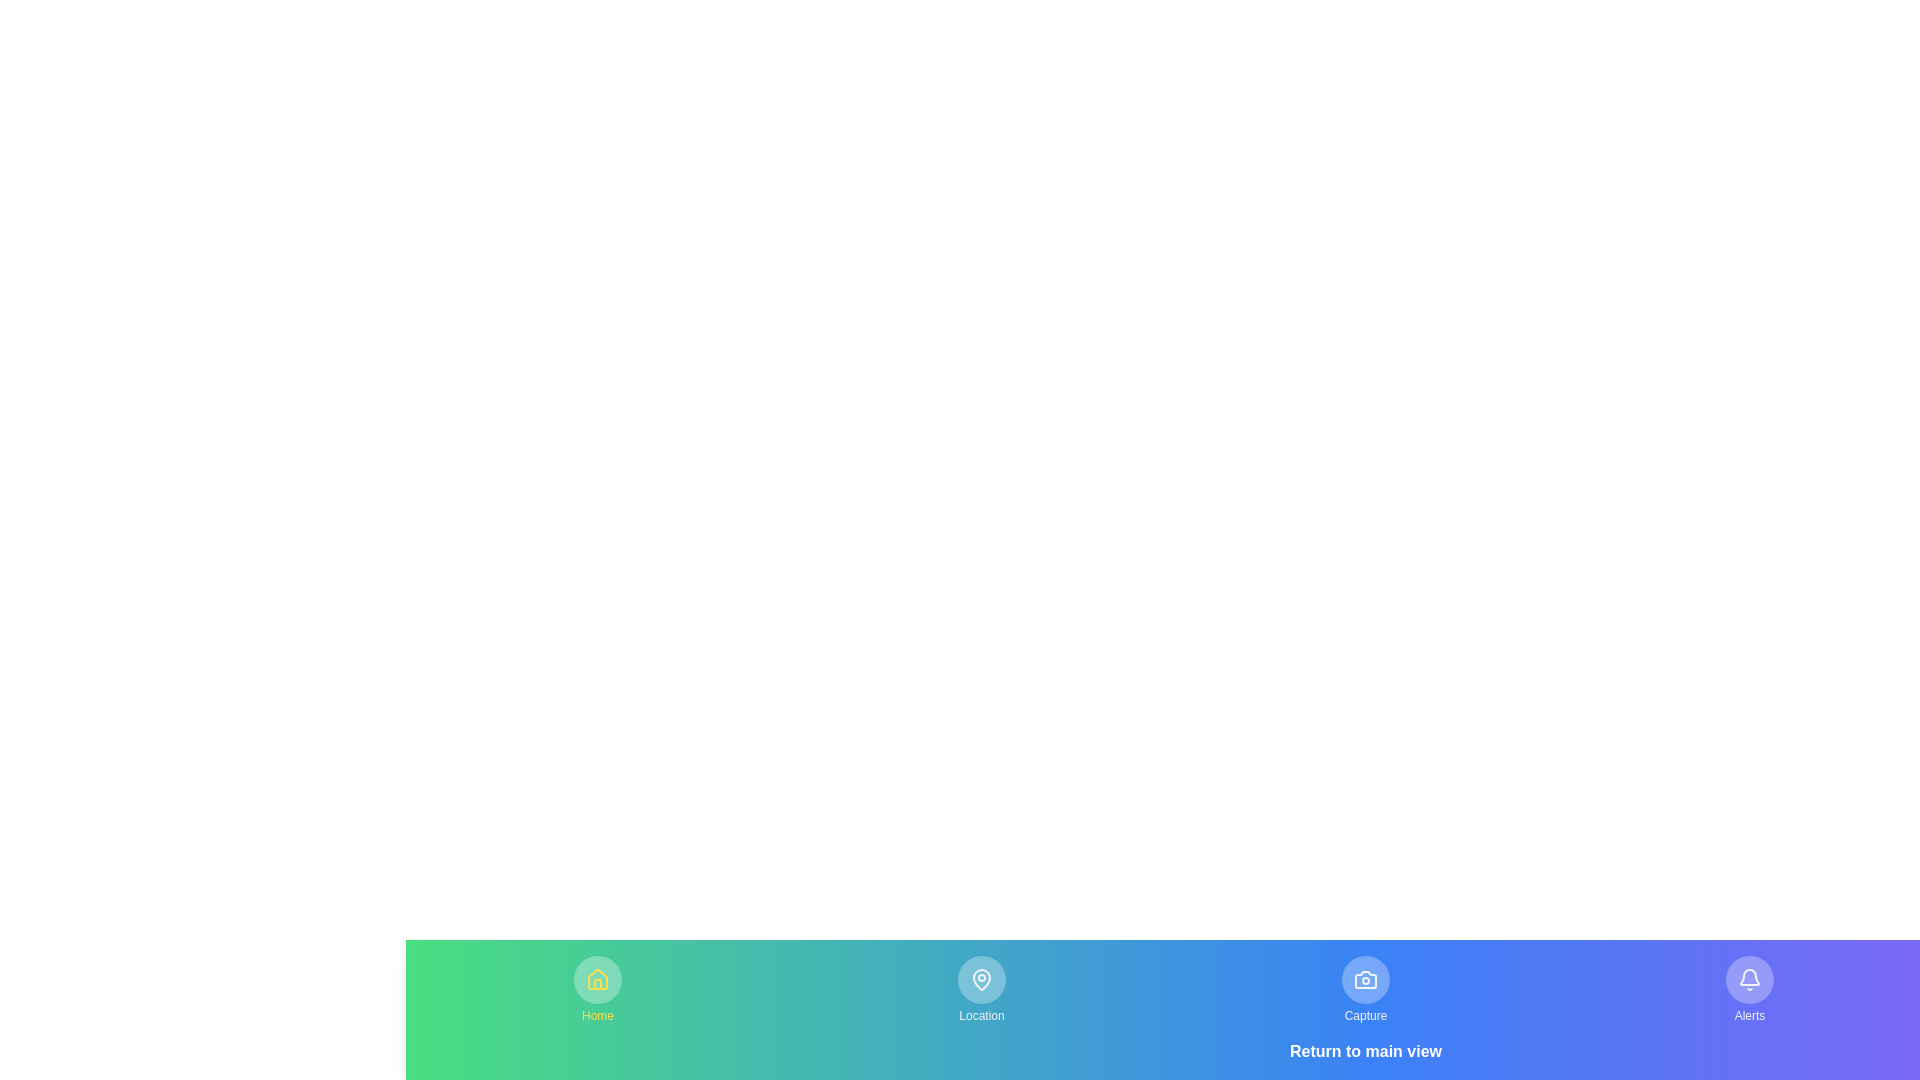  Describe the element at coordinates (1749, 990) in the screenshot. I see `the menu item corresponding to Alerts` at that location.